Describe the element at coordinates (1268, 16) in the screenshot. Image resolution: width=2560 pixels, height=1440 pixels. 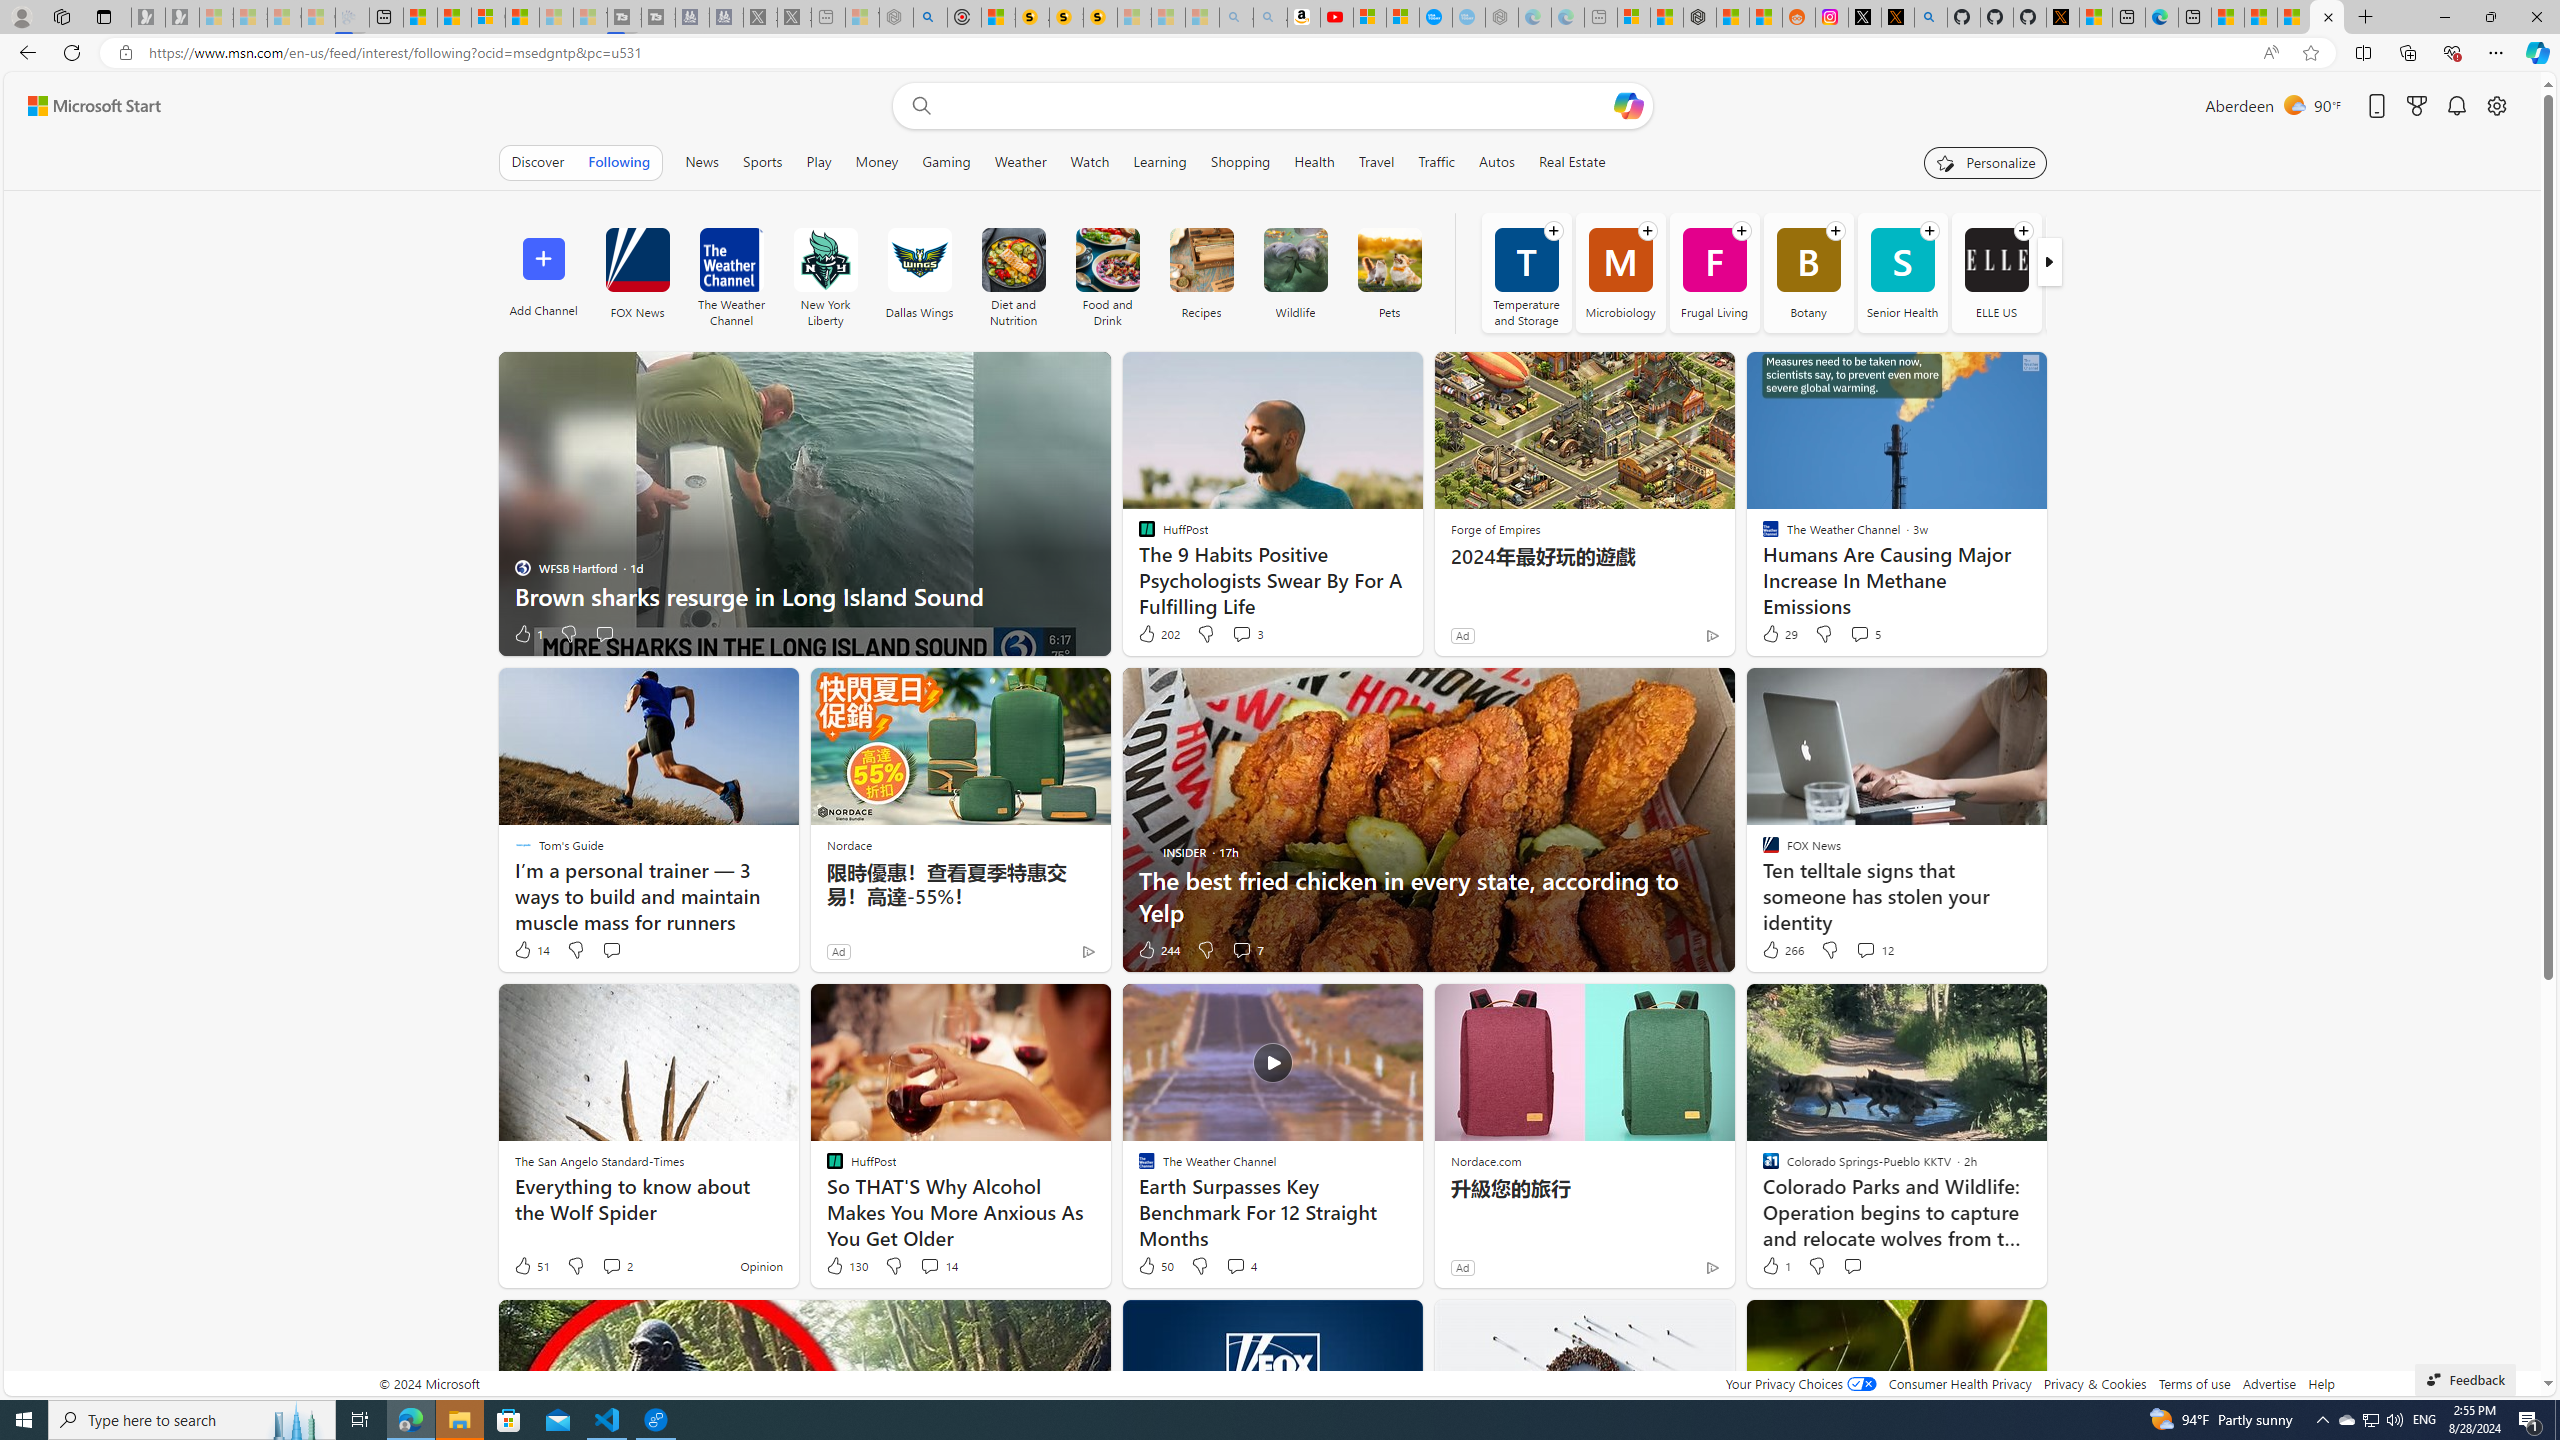
I see `'Amazon Echo Dot PNG - Search Images - Sleeping'` at that location.